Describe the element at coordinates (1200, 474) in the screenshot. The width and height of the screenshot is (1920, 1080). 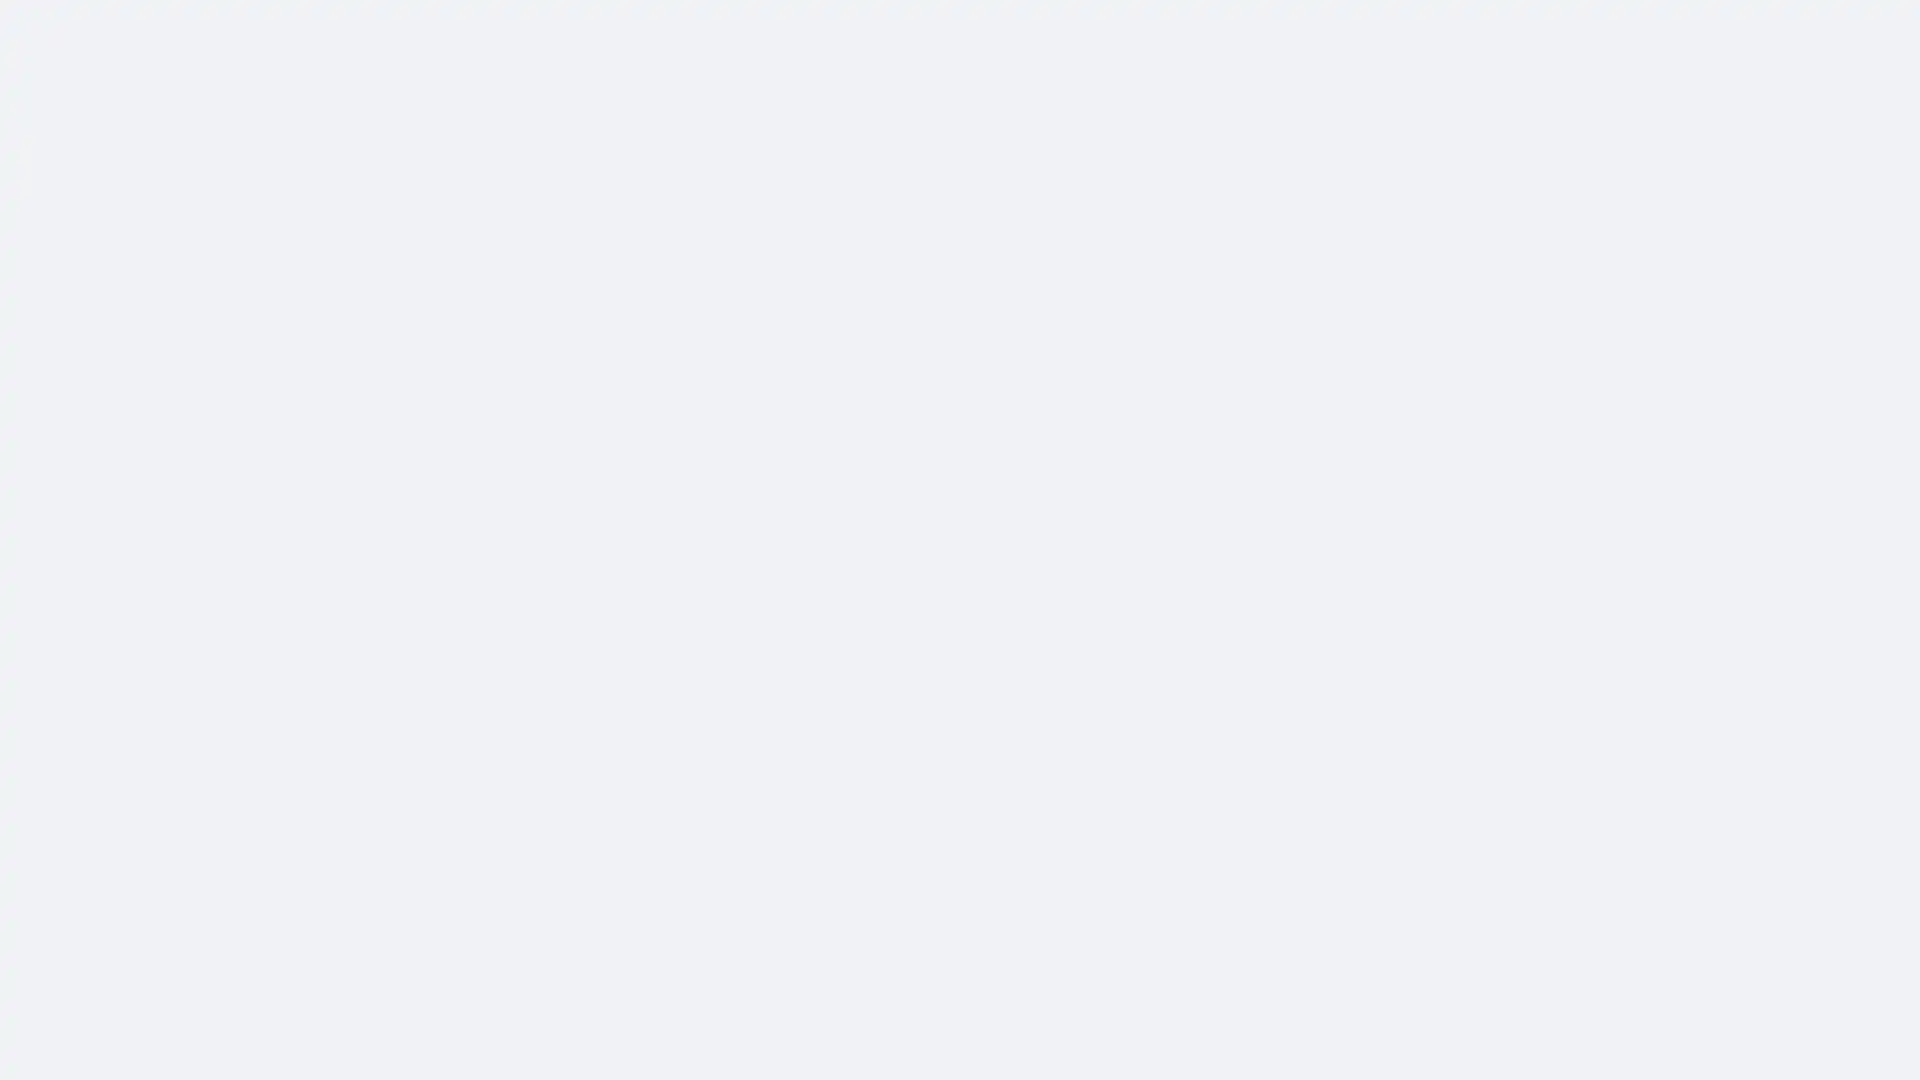
I see `Close` at that location.